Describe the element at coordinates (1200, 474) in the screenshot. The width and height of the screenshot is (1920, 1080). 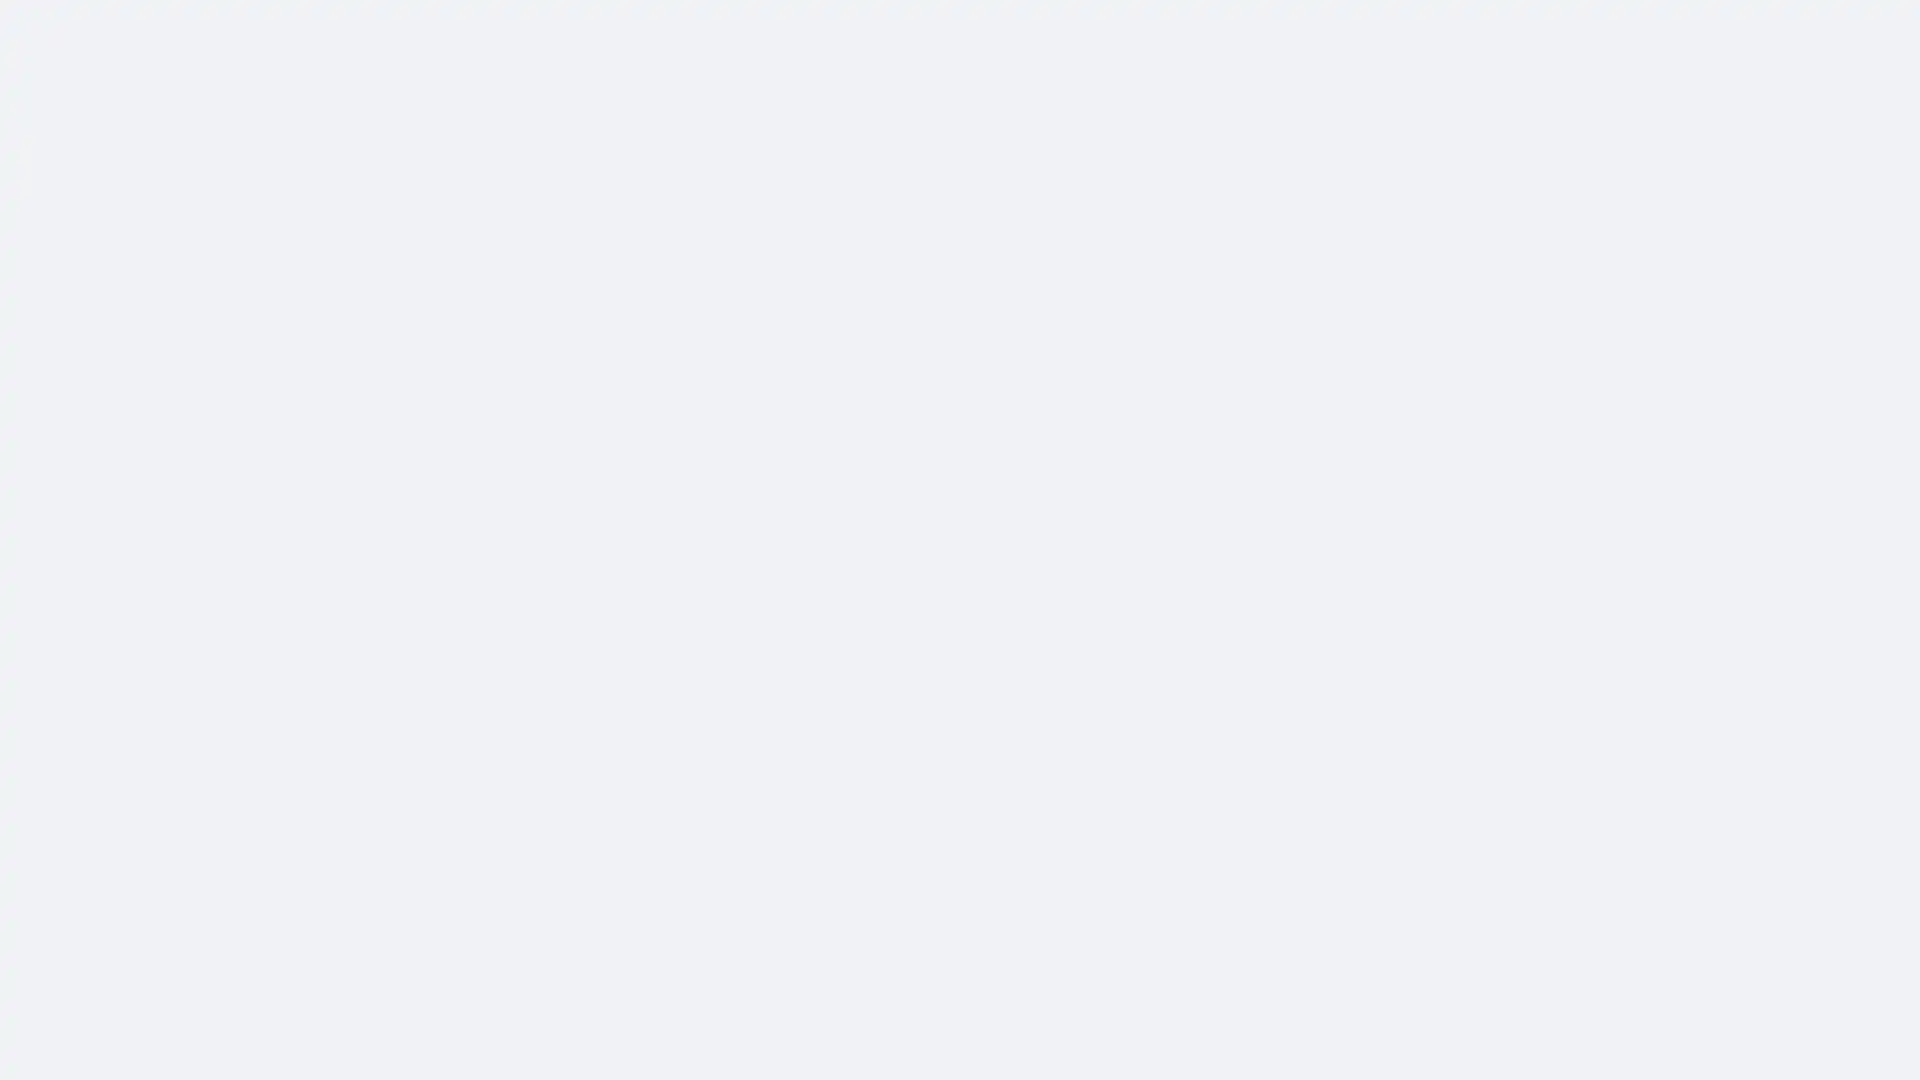
I see `Close` at that location.